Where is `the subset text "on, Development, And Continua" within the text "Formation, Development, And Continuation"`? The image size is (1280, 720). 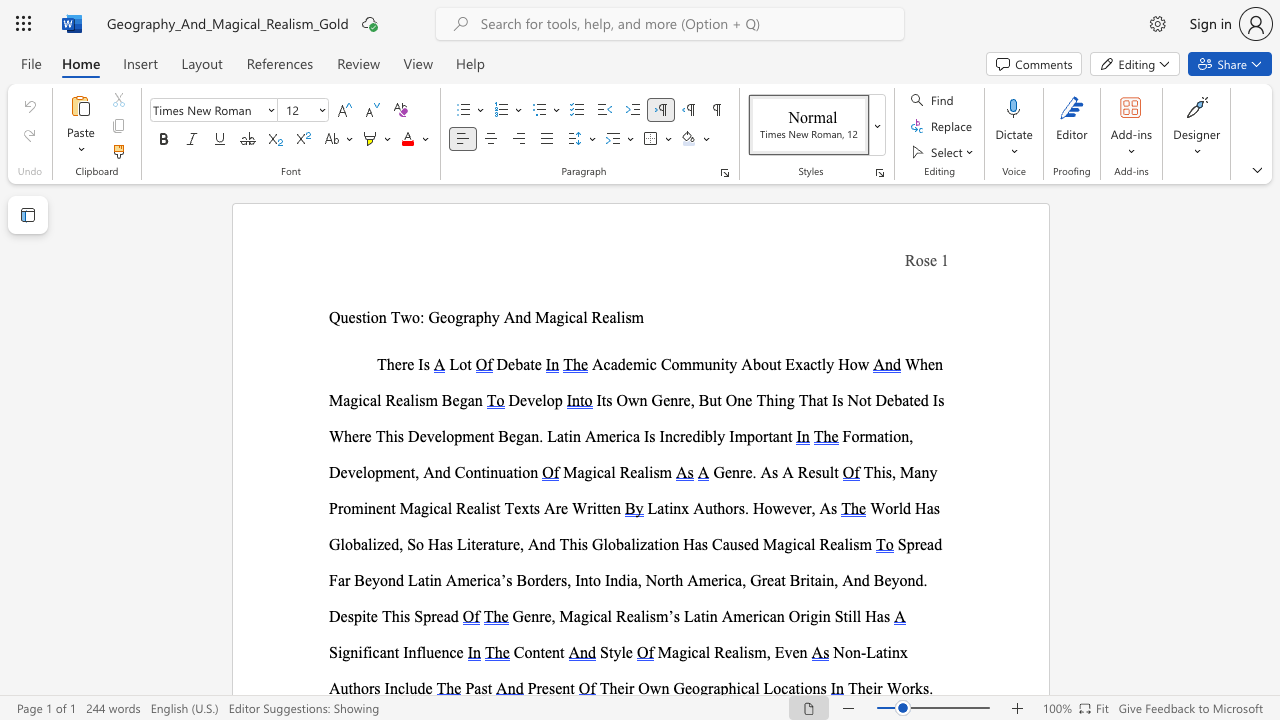
the subset text "on, Development, And Continua" within the text "Formation, Development, And Continuation" is located at coordinates (892, 435).